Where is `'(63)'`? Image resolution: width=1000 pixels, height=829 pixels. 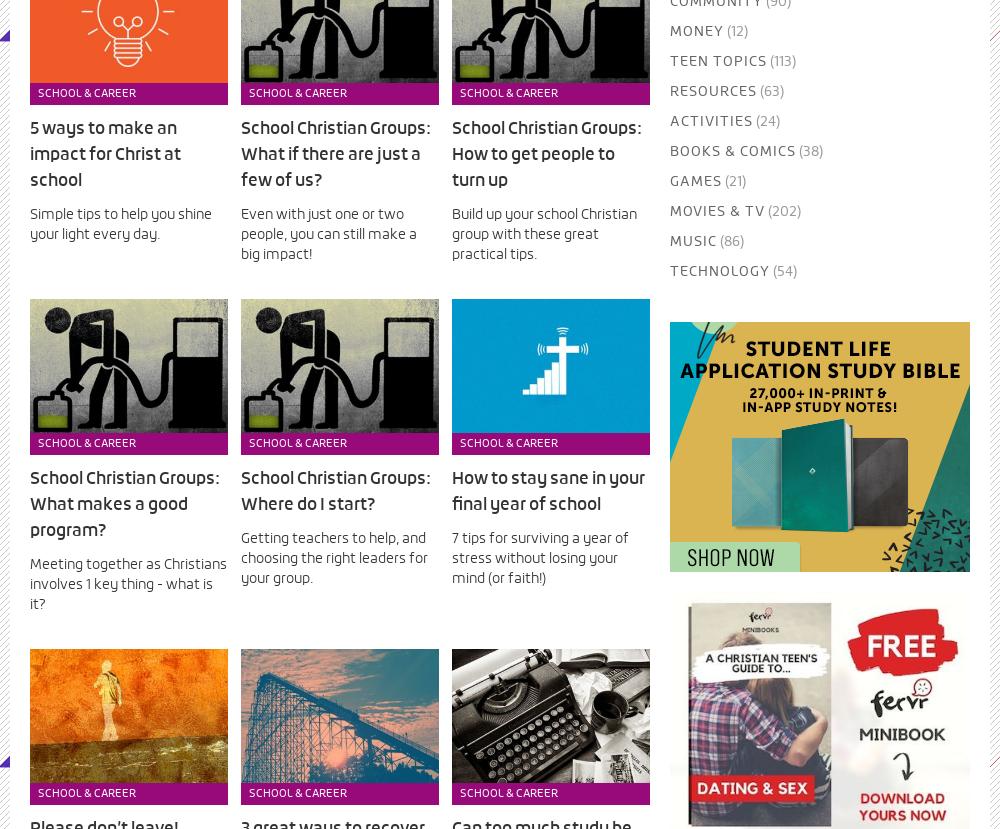
'(63)' is located at coordinates (769, 92).